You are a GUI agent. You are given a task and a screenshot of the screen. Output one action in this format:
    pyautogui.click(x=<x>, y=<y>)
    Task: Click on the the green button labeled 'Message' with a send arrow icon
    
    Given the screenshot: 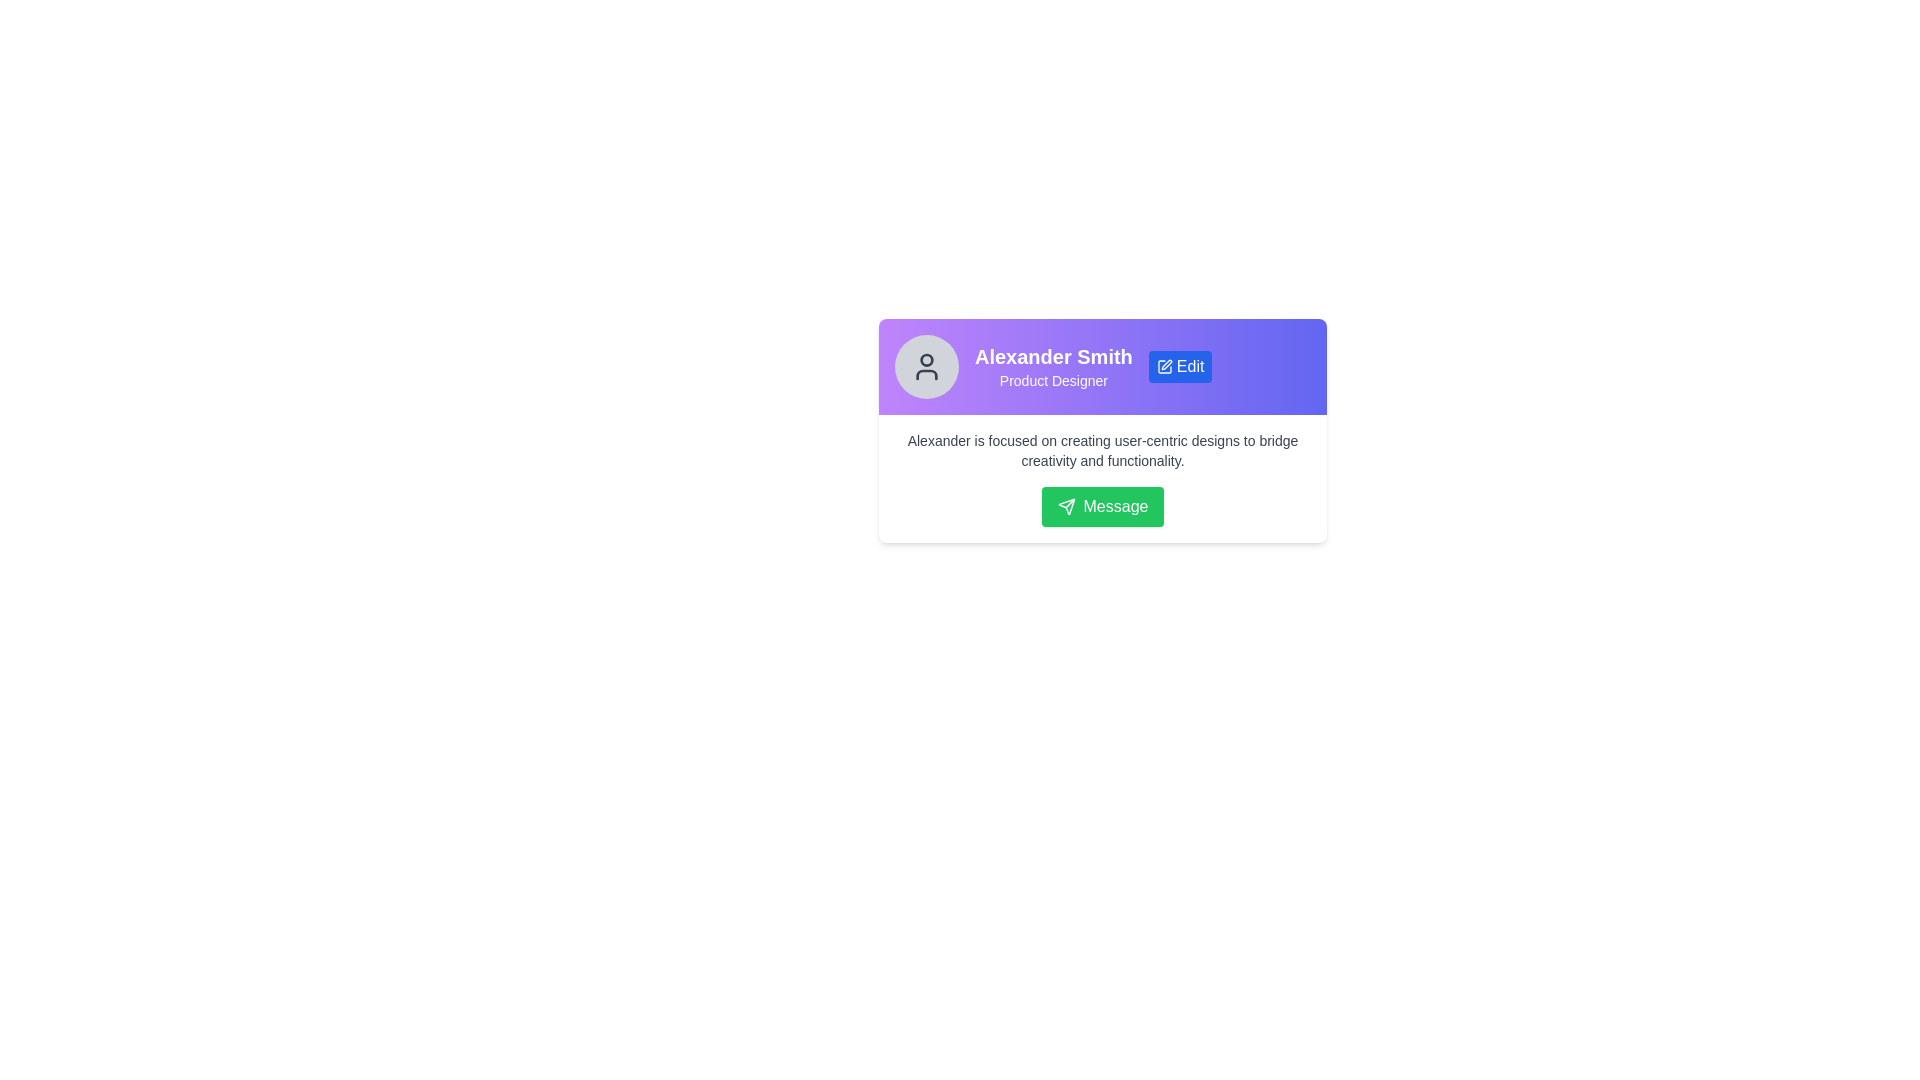 What is the action you would take?
    pyautogui.click(x=1102, y=505)
    